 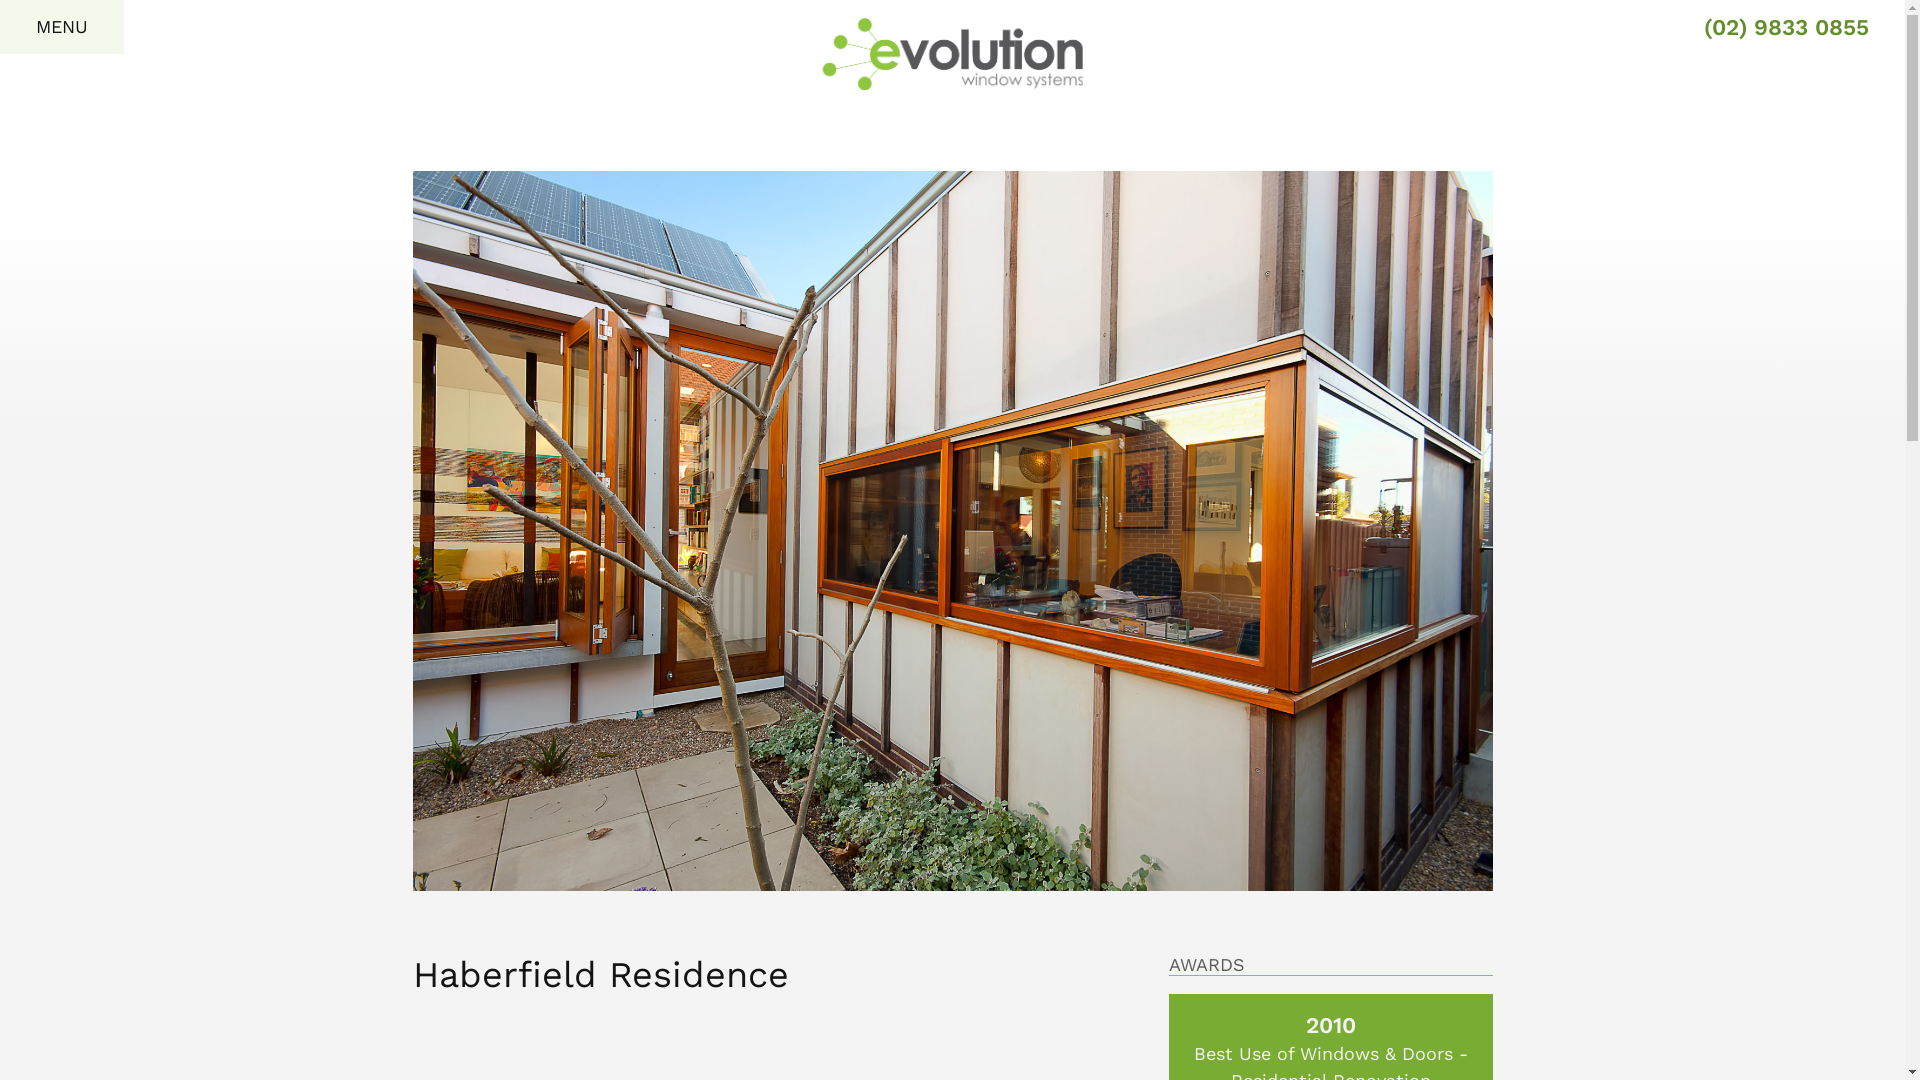 What do you see at coordinates (62, 27) in the screenshot?
I see `'MENU'` at bounding box center [62, 27].